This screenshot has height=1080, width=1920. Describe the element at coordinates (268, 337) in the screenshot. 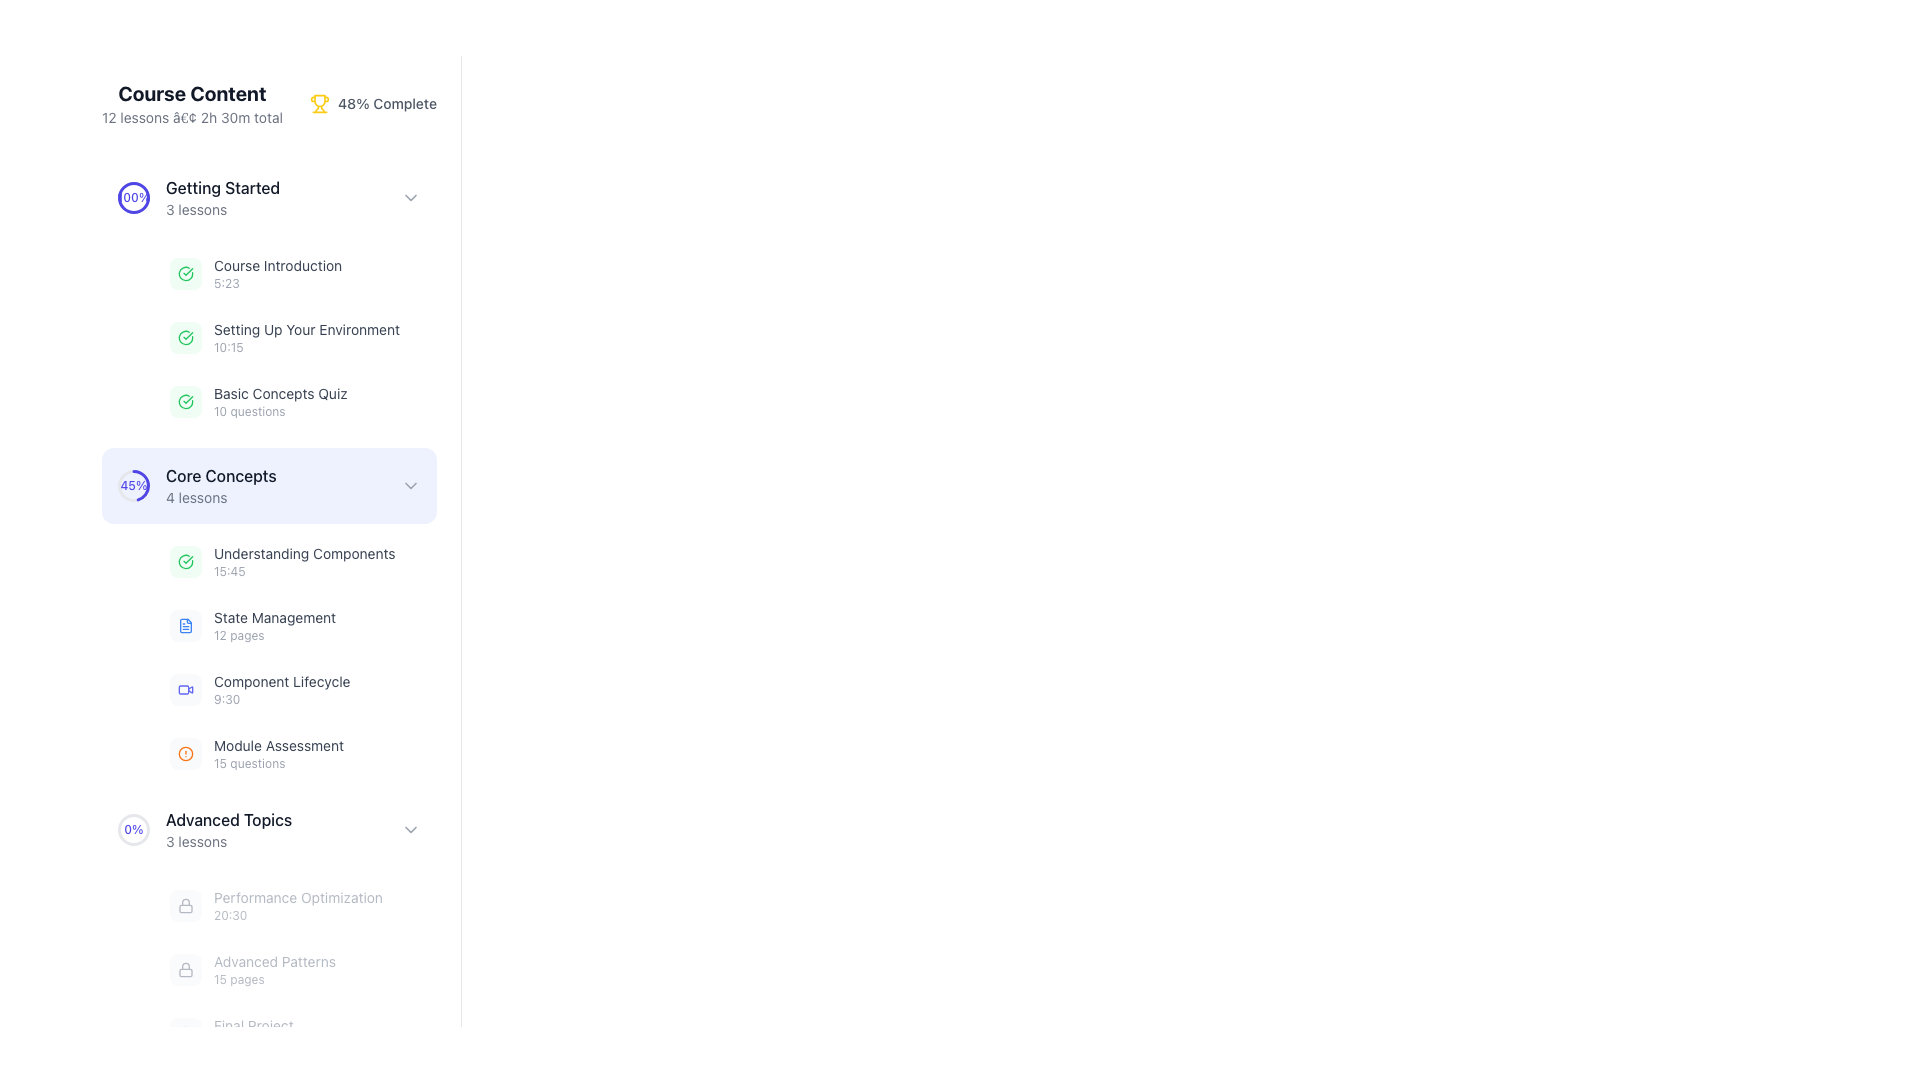

I see `the interactive list item labeled 'Setting Up Your Environment'` at that location.